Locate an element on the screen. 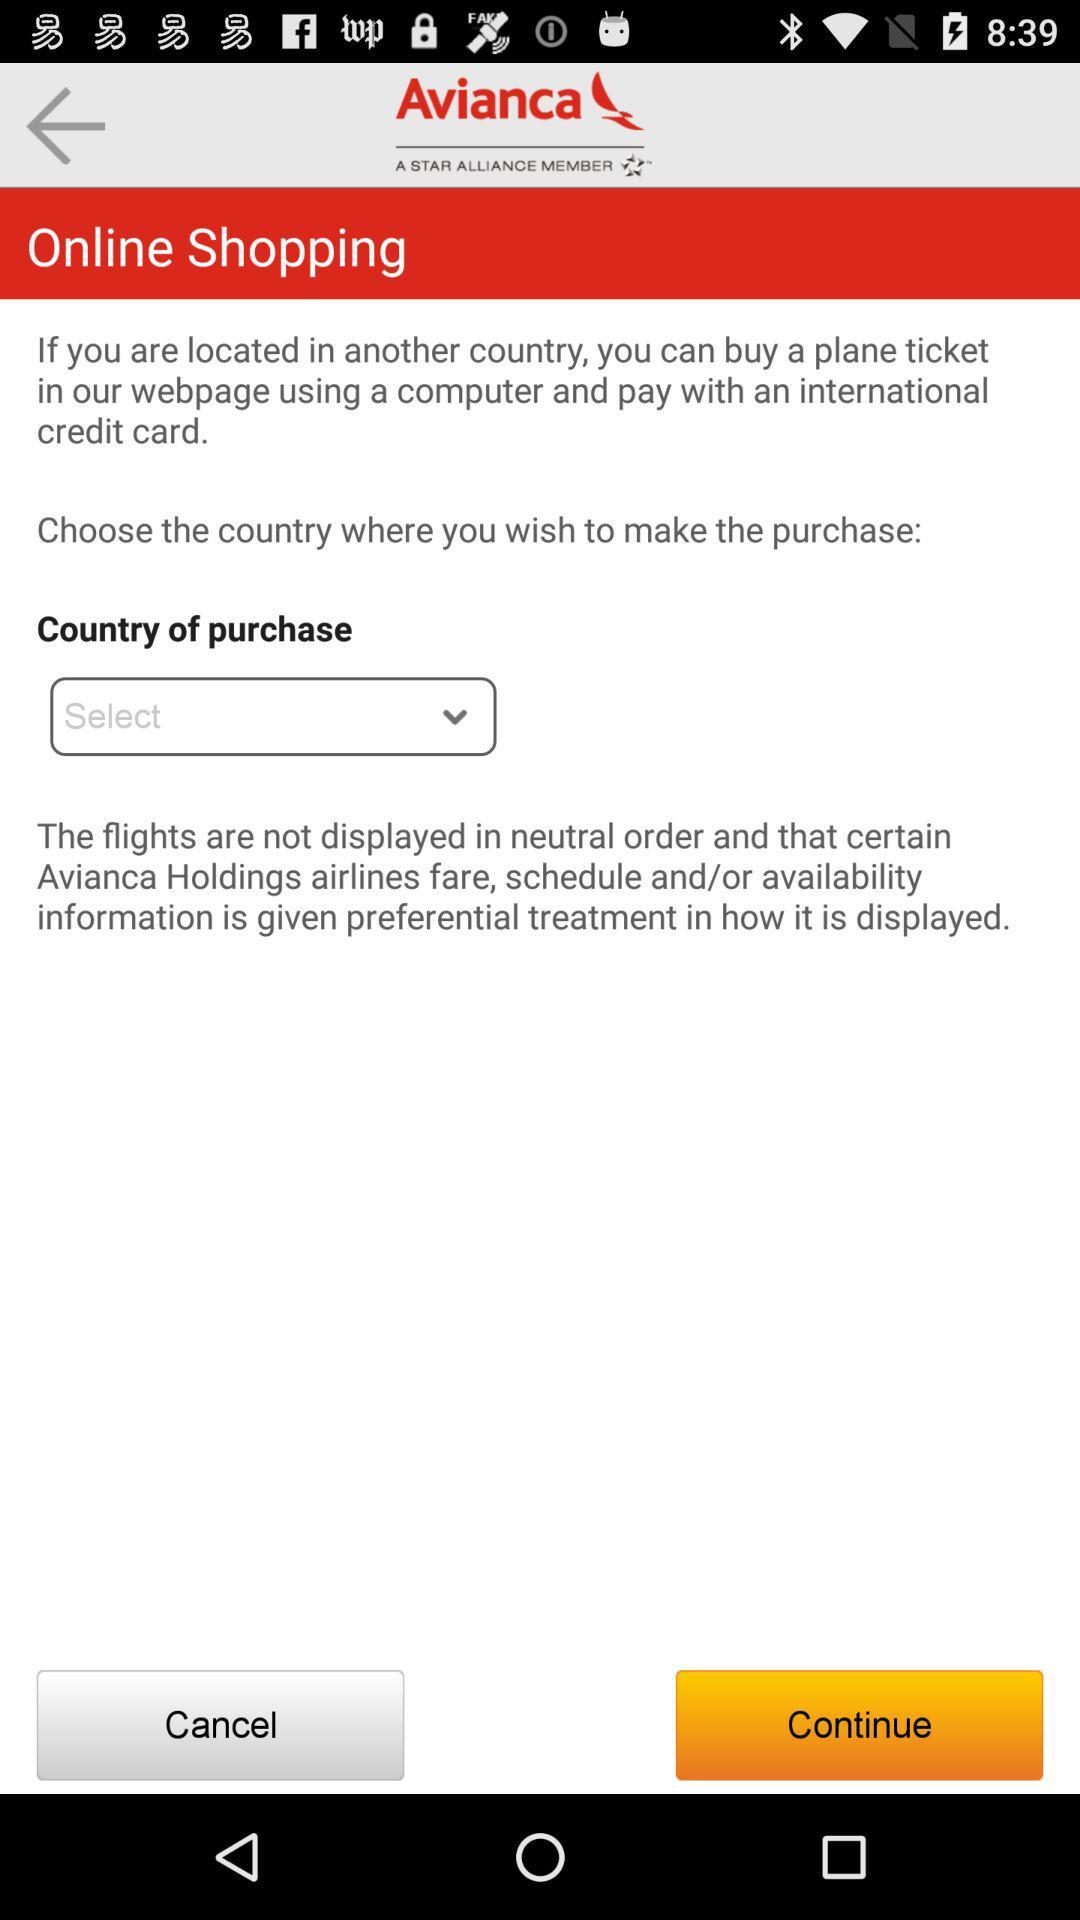 The height and width of the screenshot is (1920, 1080). the item above the flights are is located at coordinates (273, 716).